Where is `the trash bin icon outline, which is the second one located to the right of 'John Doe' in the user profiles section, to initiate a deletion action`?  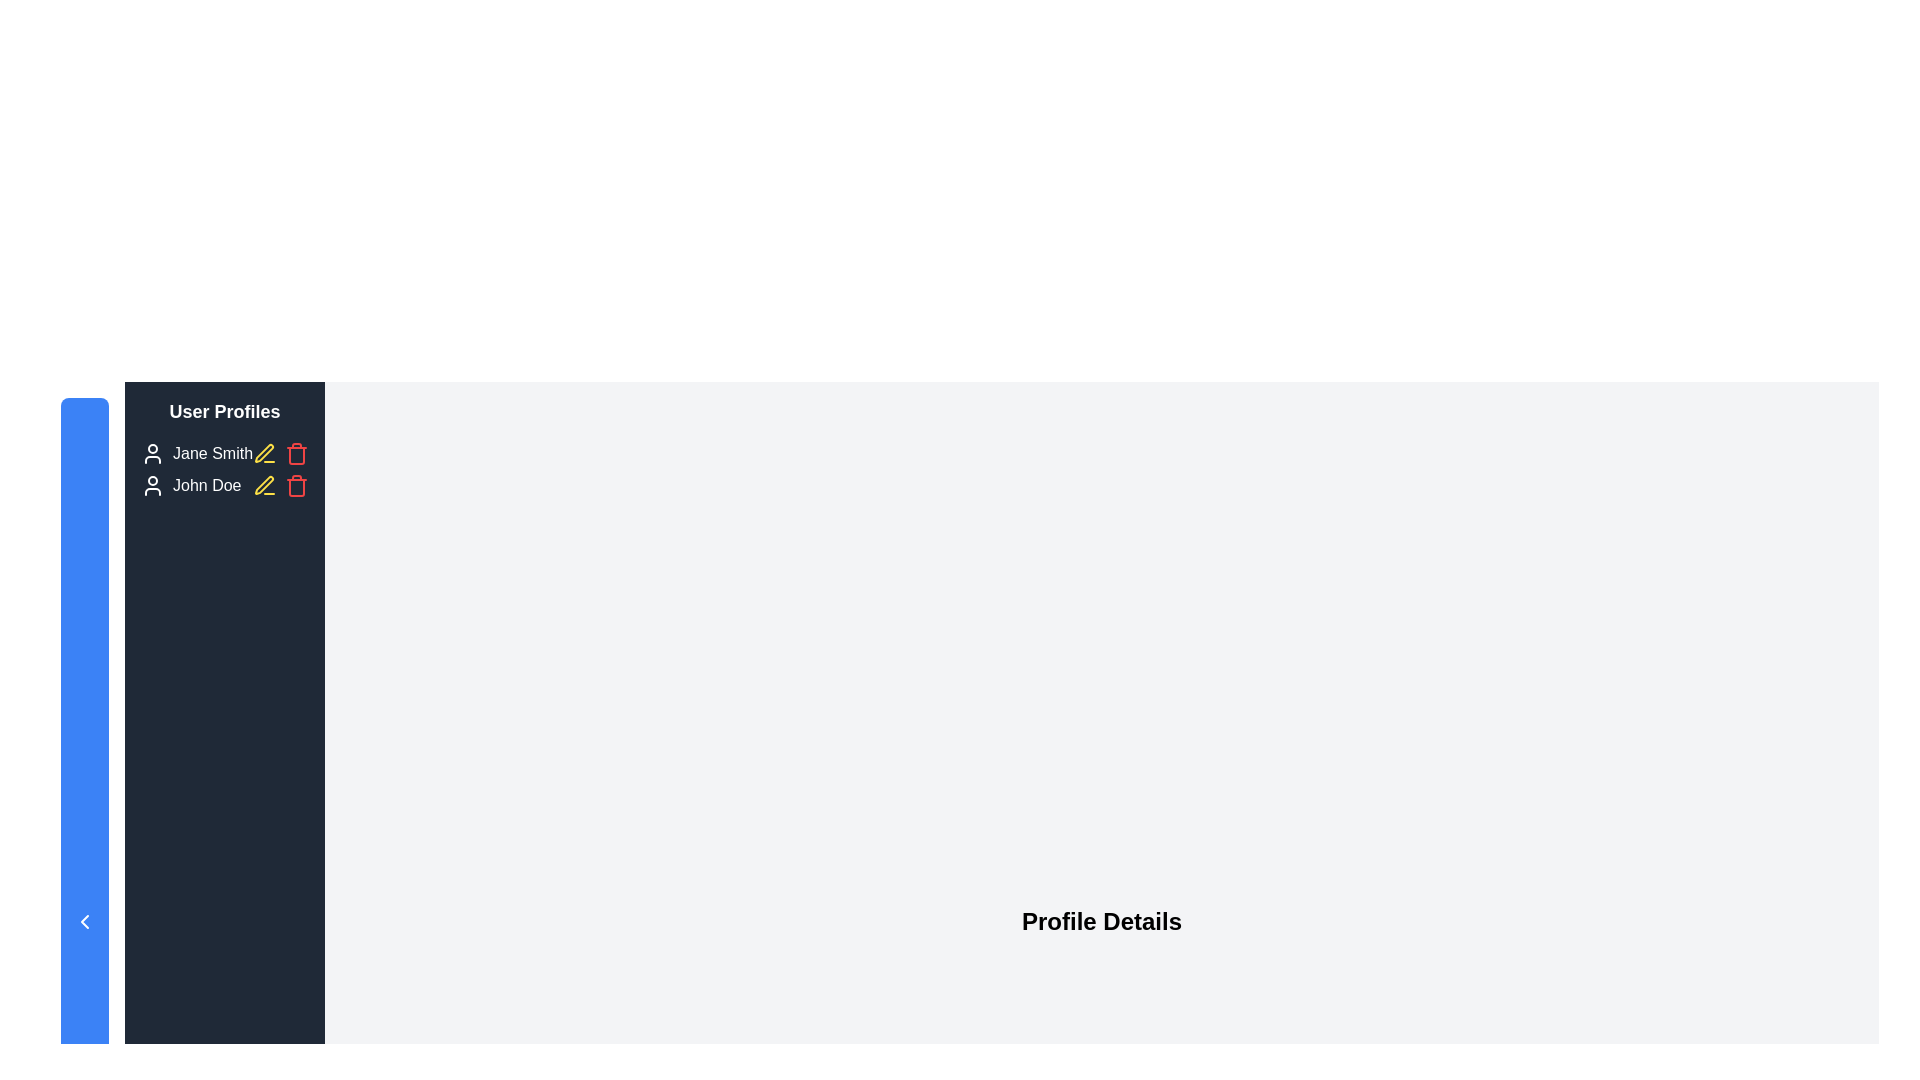
the trash bin icon outline, which is the second one located to the right of 'John Doe' in the user profiles section, to initiate a deletion action is located at coordinates (296, 488).